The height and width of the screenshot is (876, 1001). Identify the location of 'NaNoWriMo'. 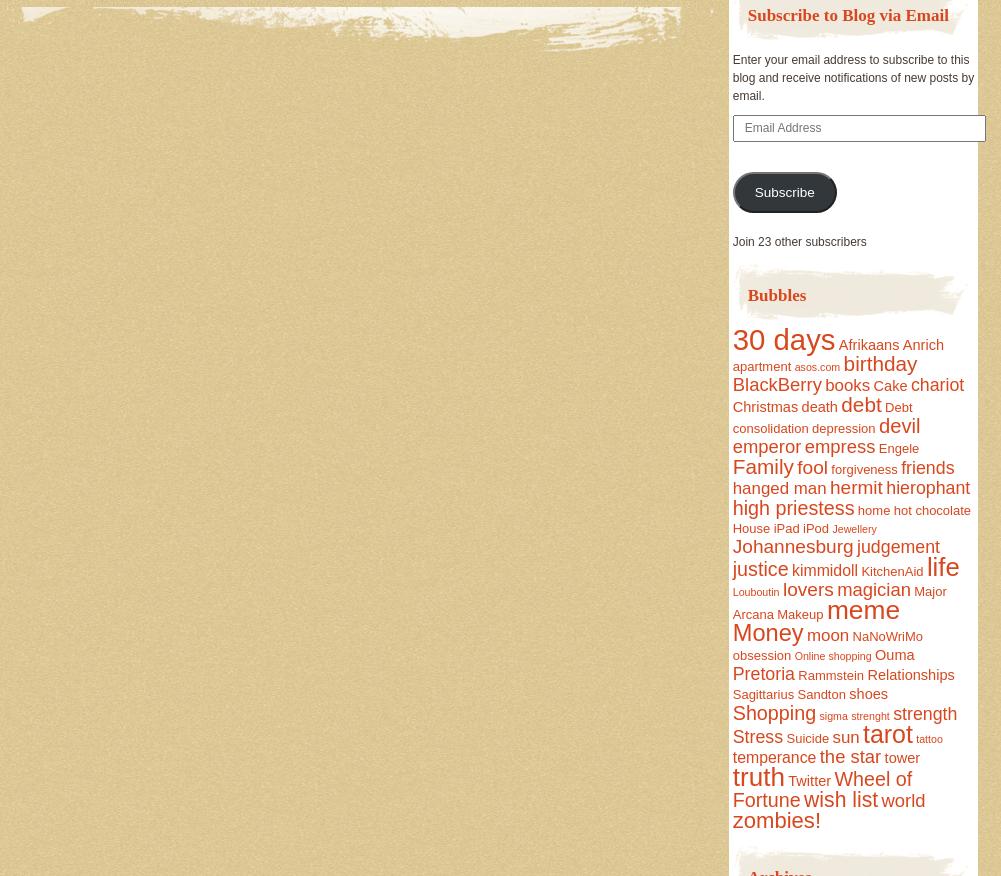
(887, 635).